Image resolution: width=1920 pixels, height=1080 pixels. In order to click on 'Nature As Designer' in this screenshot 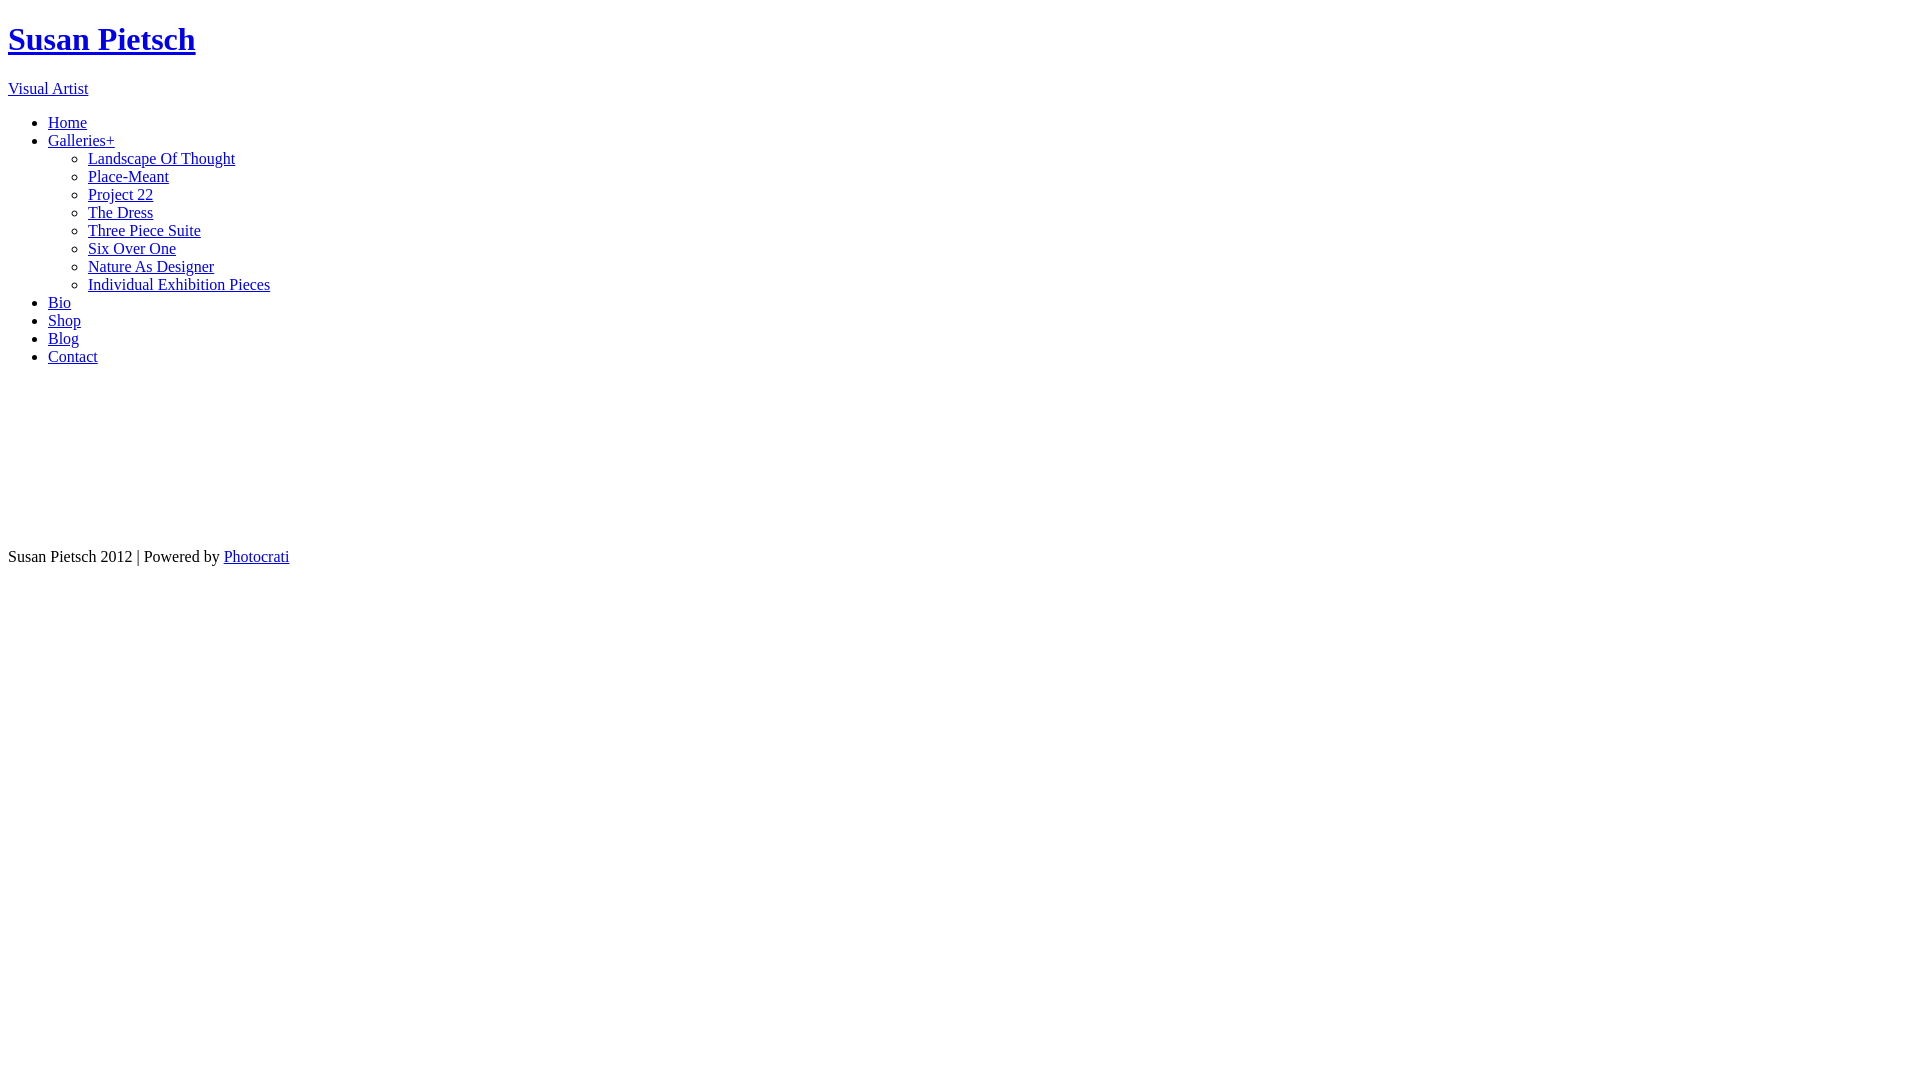, I will do `click(149, 265)`.